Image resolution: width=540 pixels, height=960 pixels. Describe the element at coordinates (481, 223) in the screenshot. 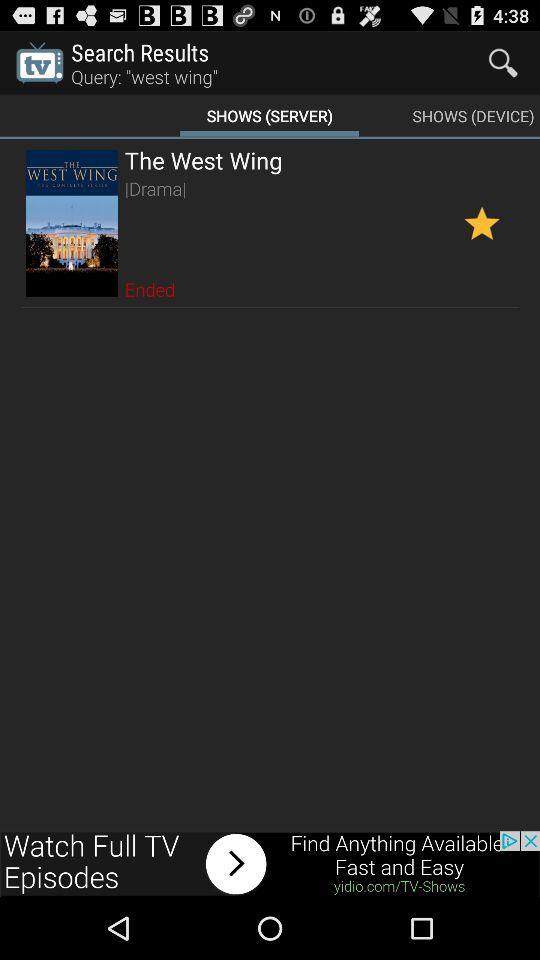

I see `deselect show` at that location.